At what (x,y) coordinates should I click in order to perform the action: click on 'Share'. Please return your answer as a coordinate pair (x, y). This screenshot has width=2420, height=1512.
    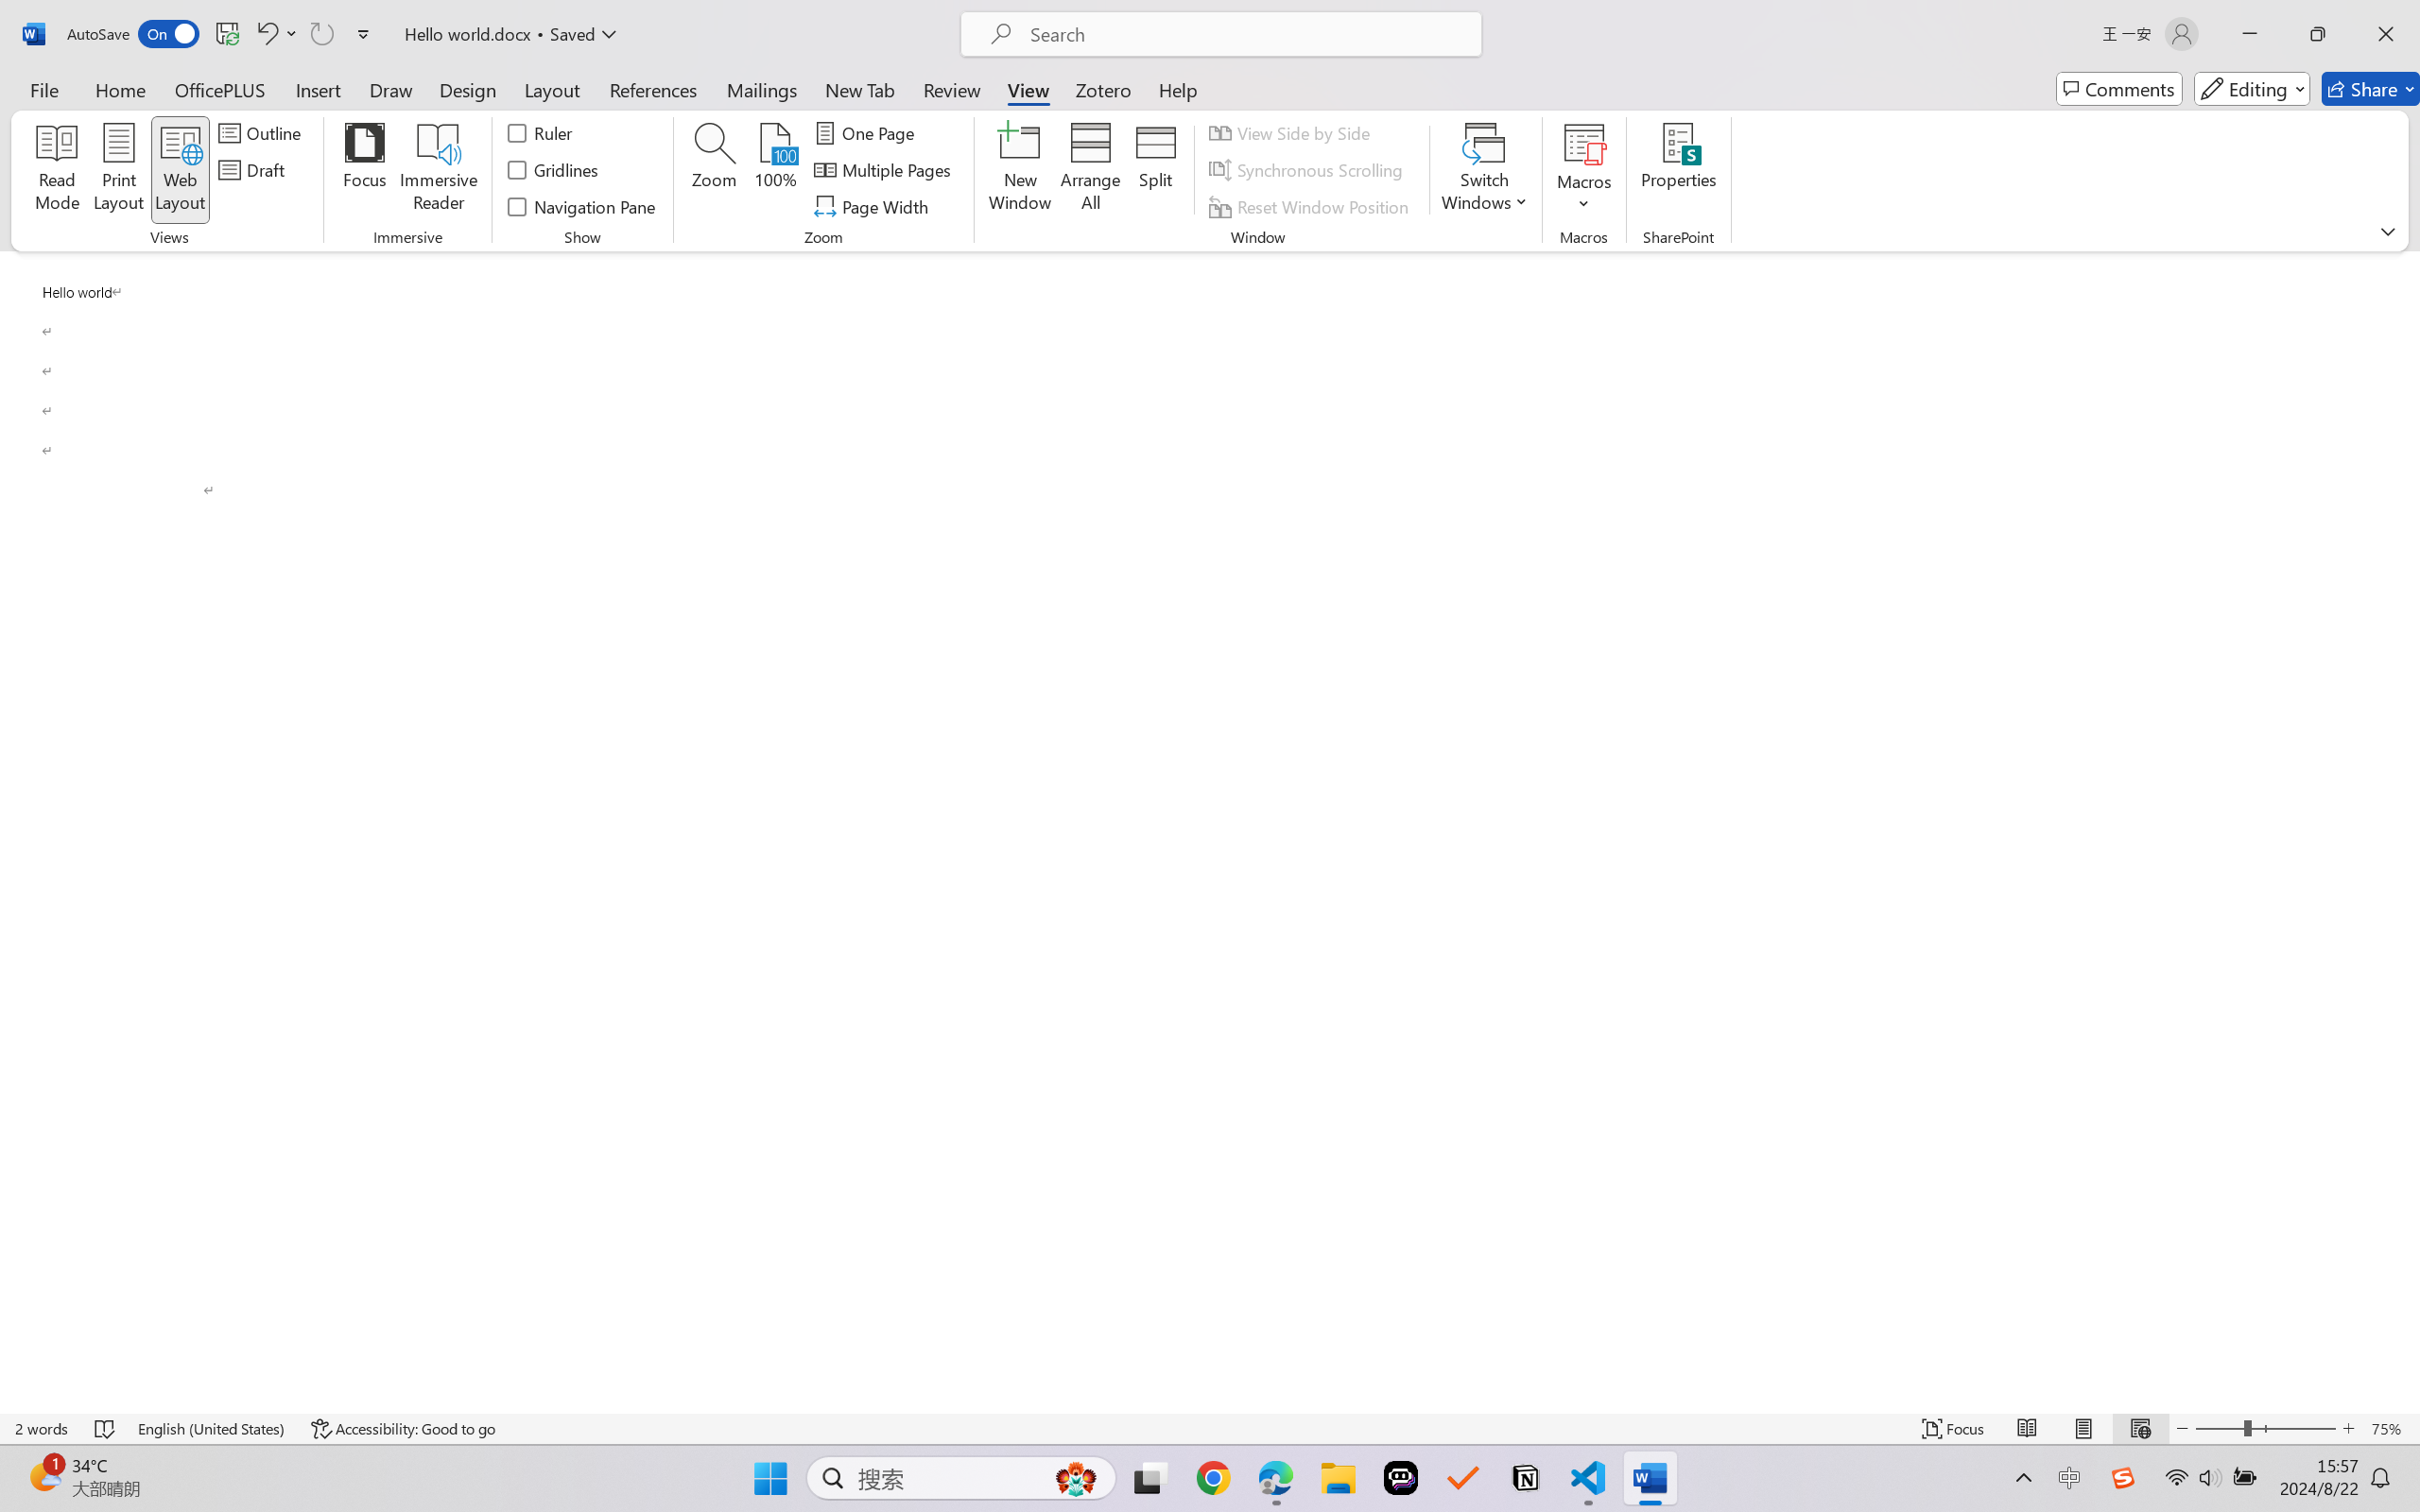
    Looking at the image, I should click on (2370, 88).